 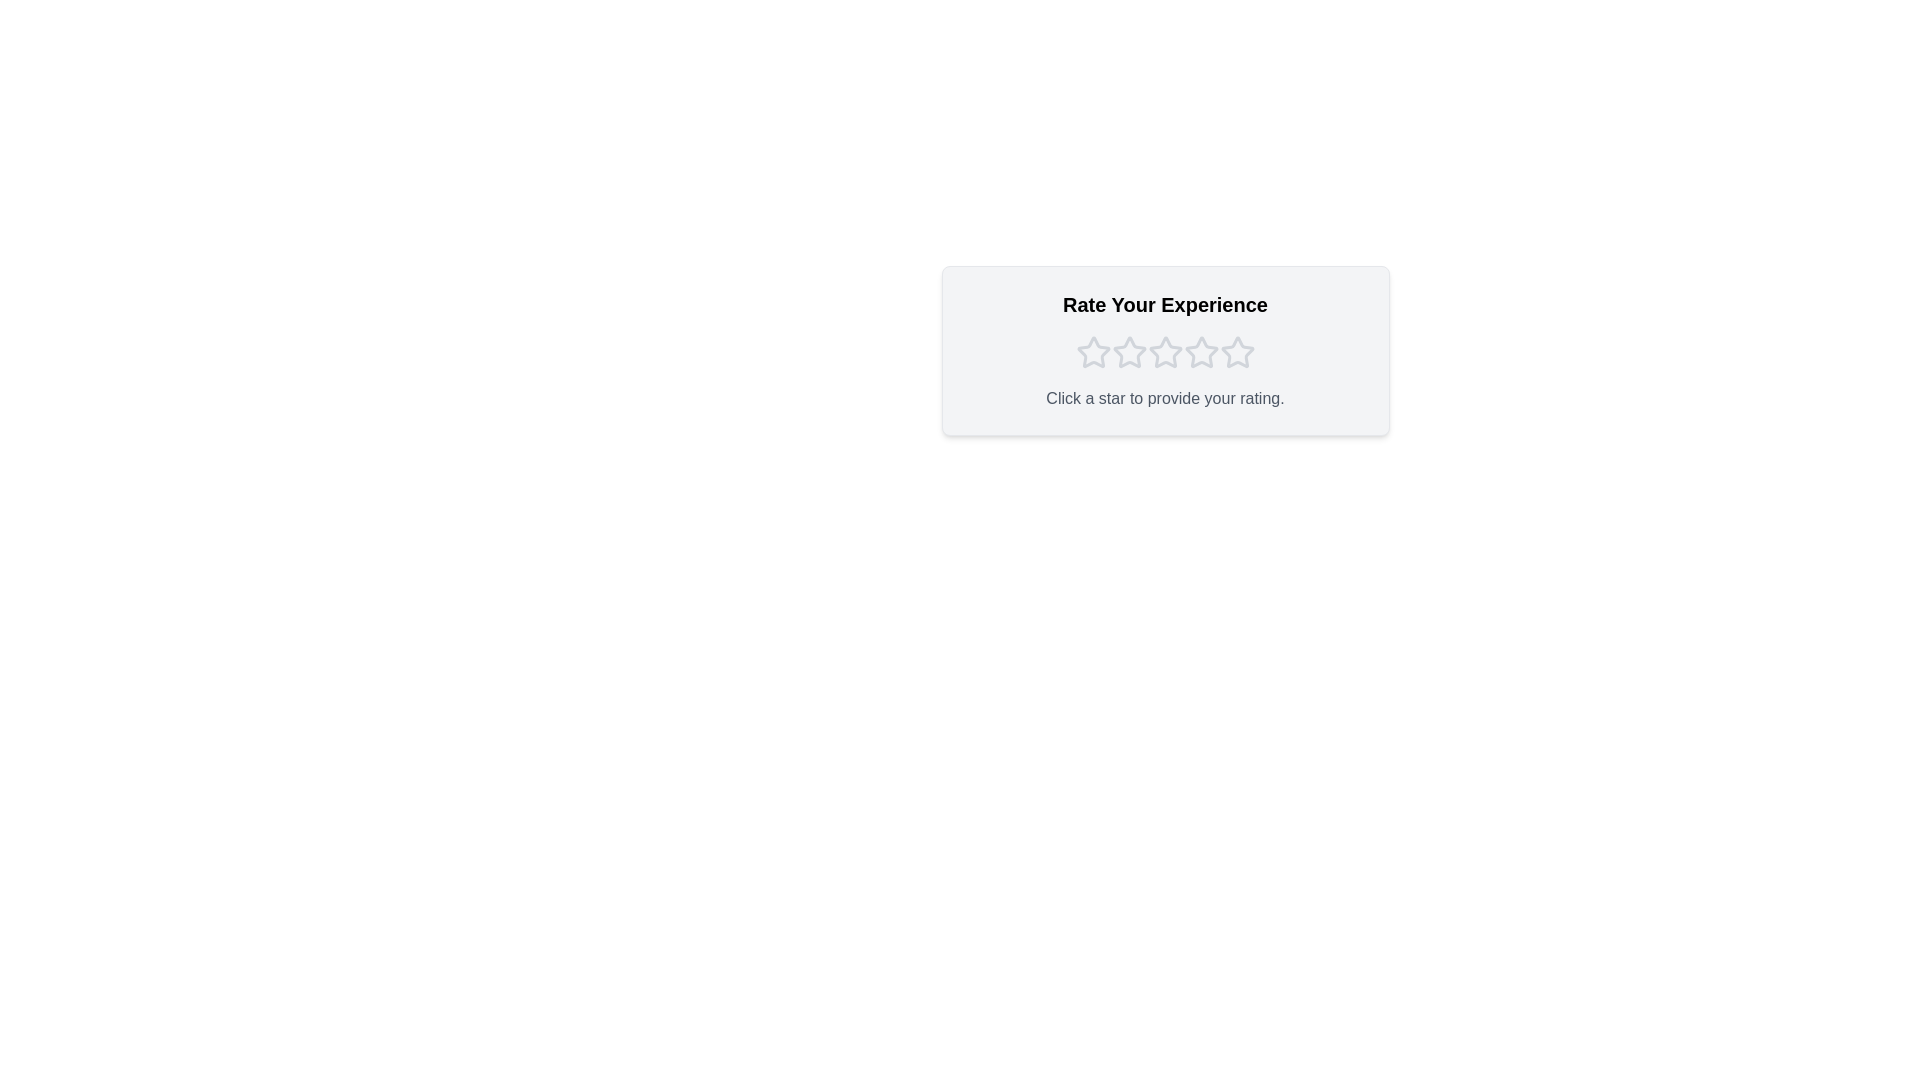 I want to click on the star corresponding to the rating 1 to set the rating, so click(x=1092, y=352).